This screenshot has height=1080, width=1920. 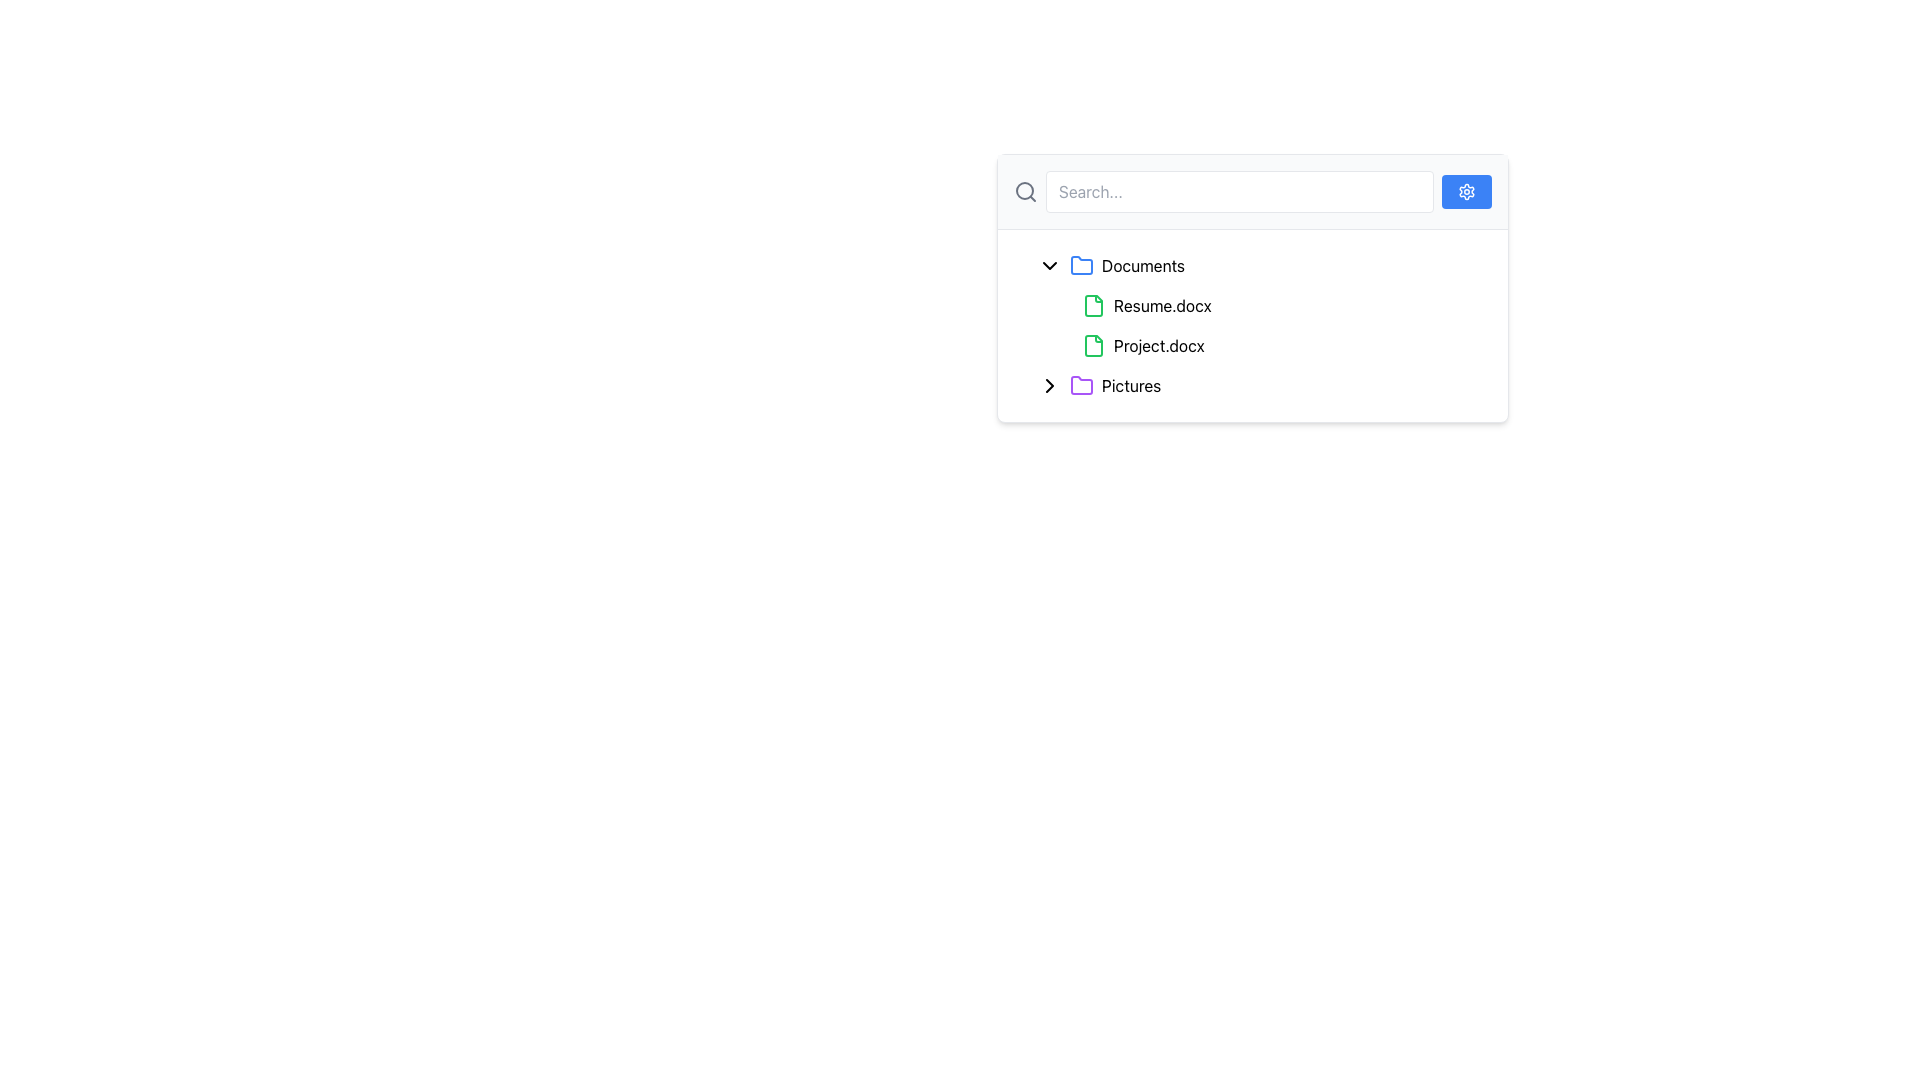 What do you see at coordinates (1049, 265) in the screenshot?
I see `the downward arrow icon, which is a thin black outline` at bounding box center [1049, 265].